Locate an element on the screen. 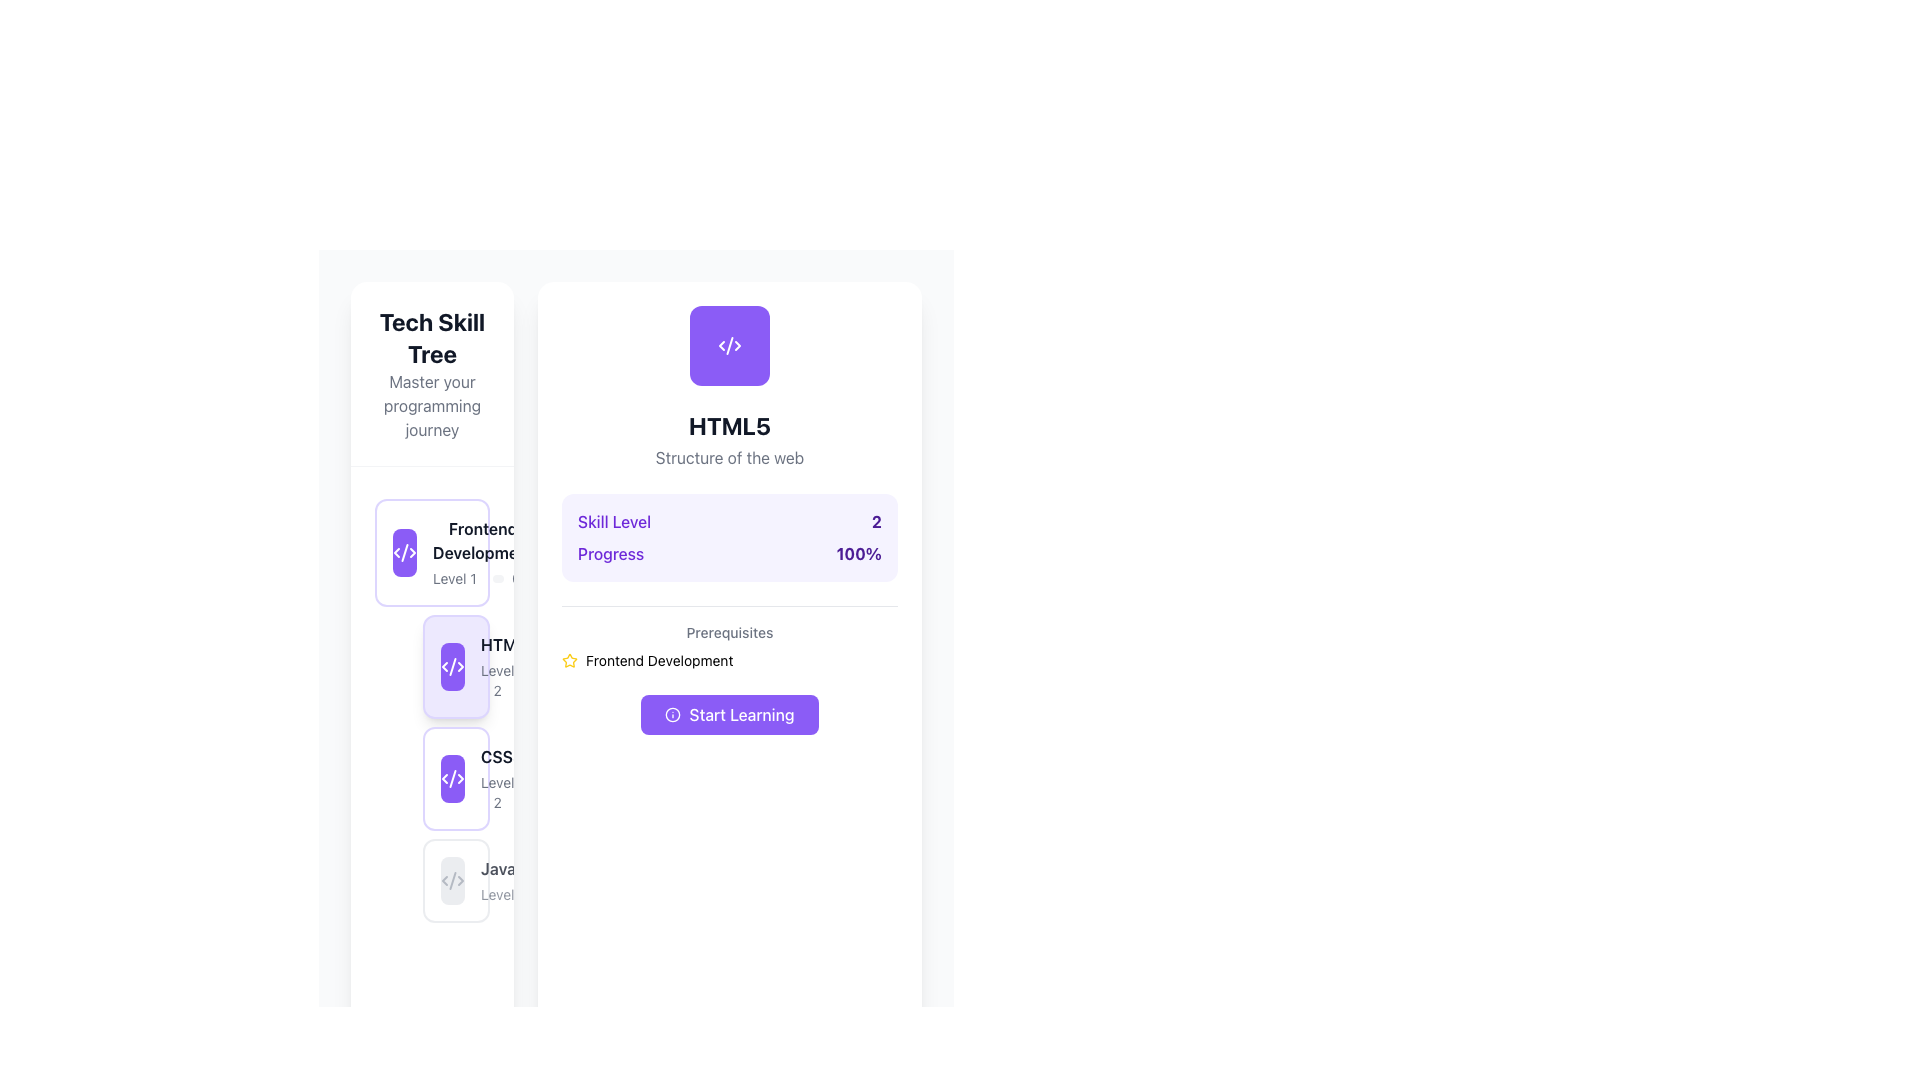 This screenshot has height=1080, width=1920. the second skill in the learning progress under the 'Frontend Development' section, which displays the skill name, level, and completion percentage is located at coordinates (528, 667).